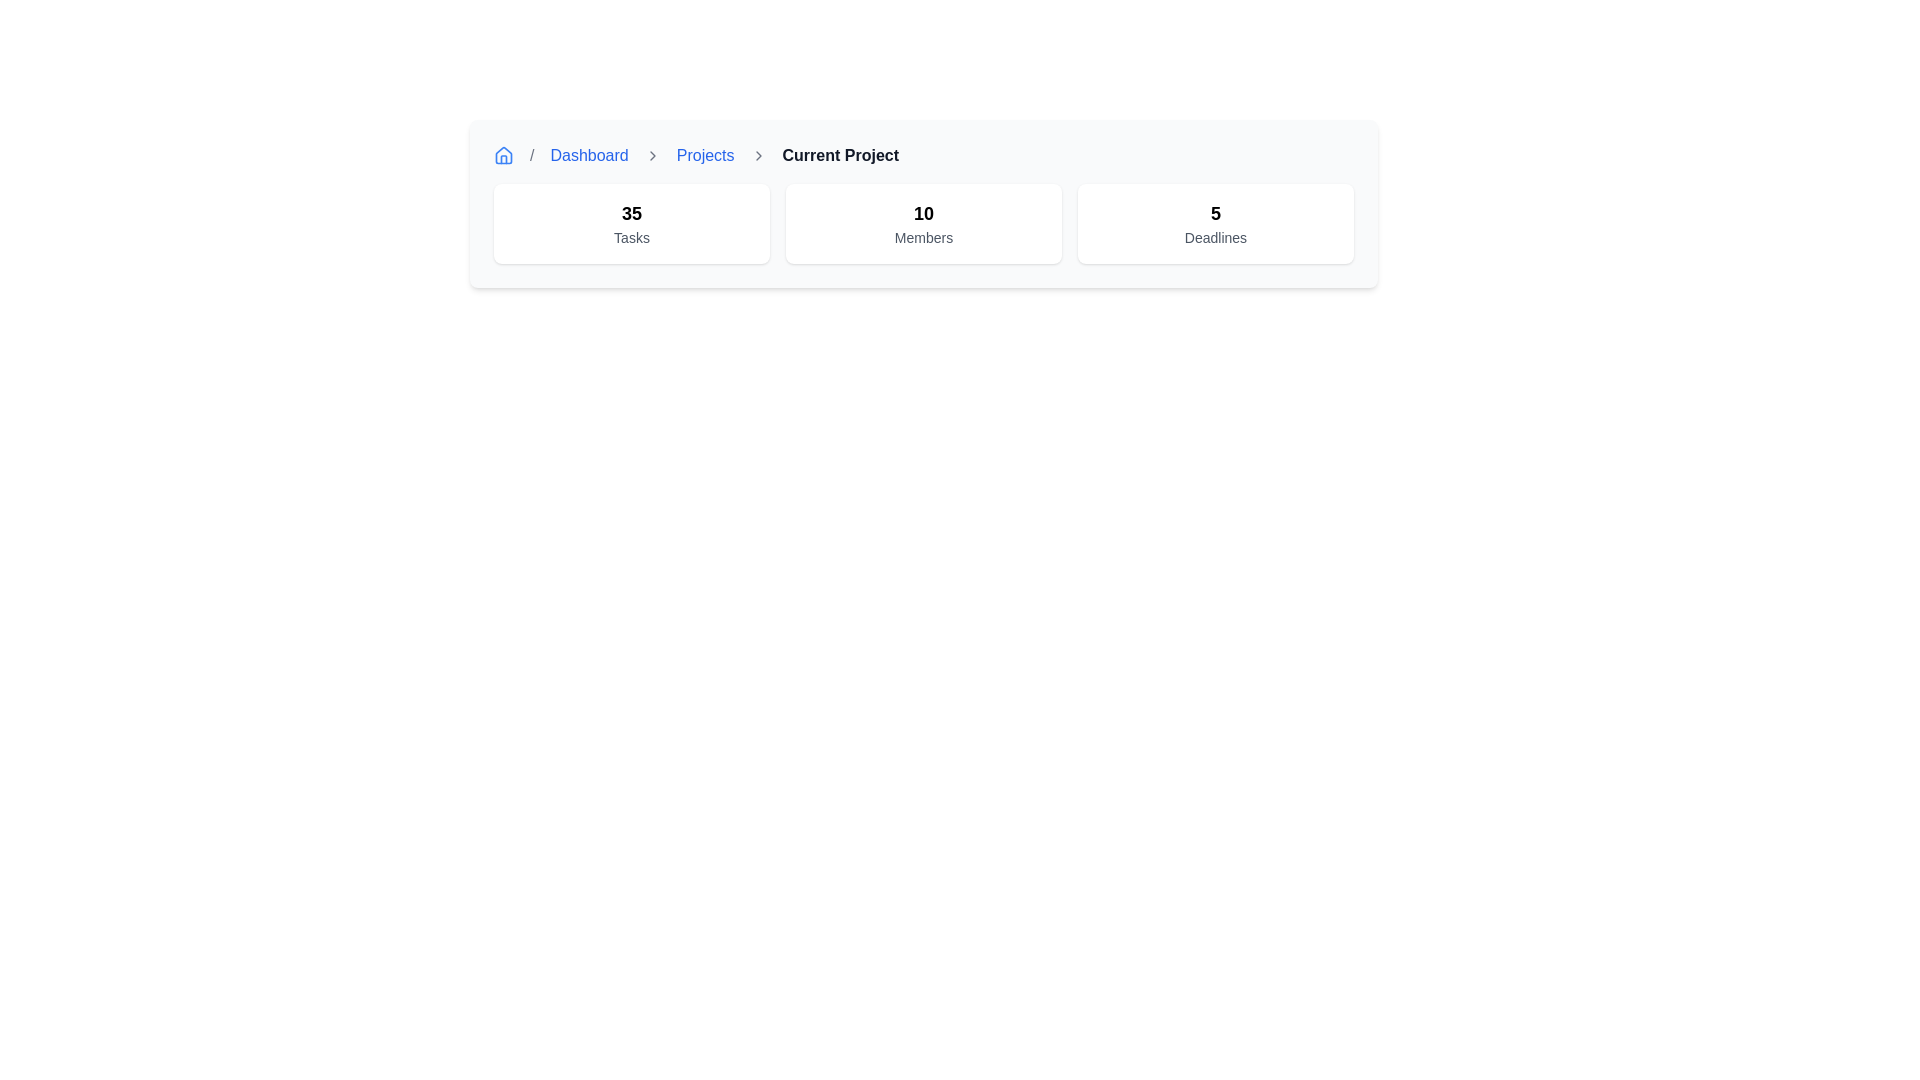  What do you see at coordinates (757, 154) in the screenshot?
I see `the third chevron arrow icon in the breadcrumb navigation that separates the 'Projects' link and 'Current Project' label, located in the upper left section of the interface` at bounding box center [757, 154].